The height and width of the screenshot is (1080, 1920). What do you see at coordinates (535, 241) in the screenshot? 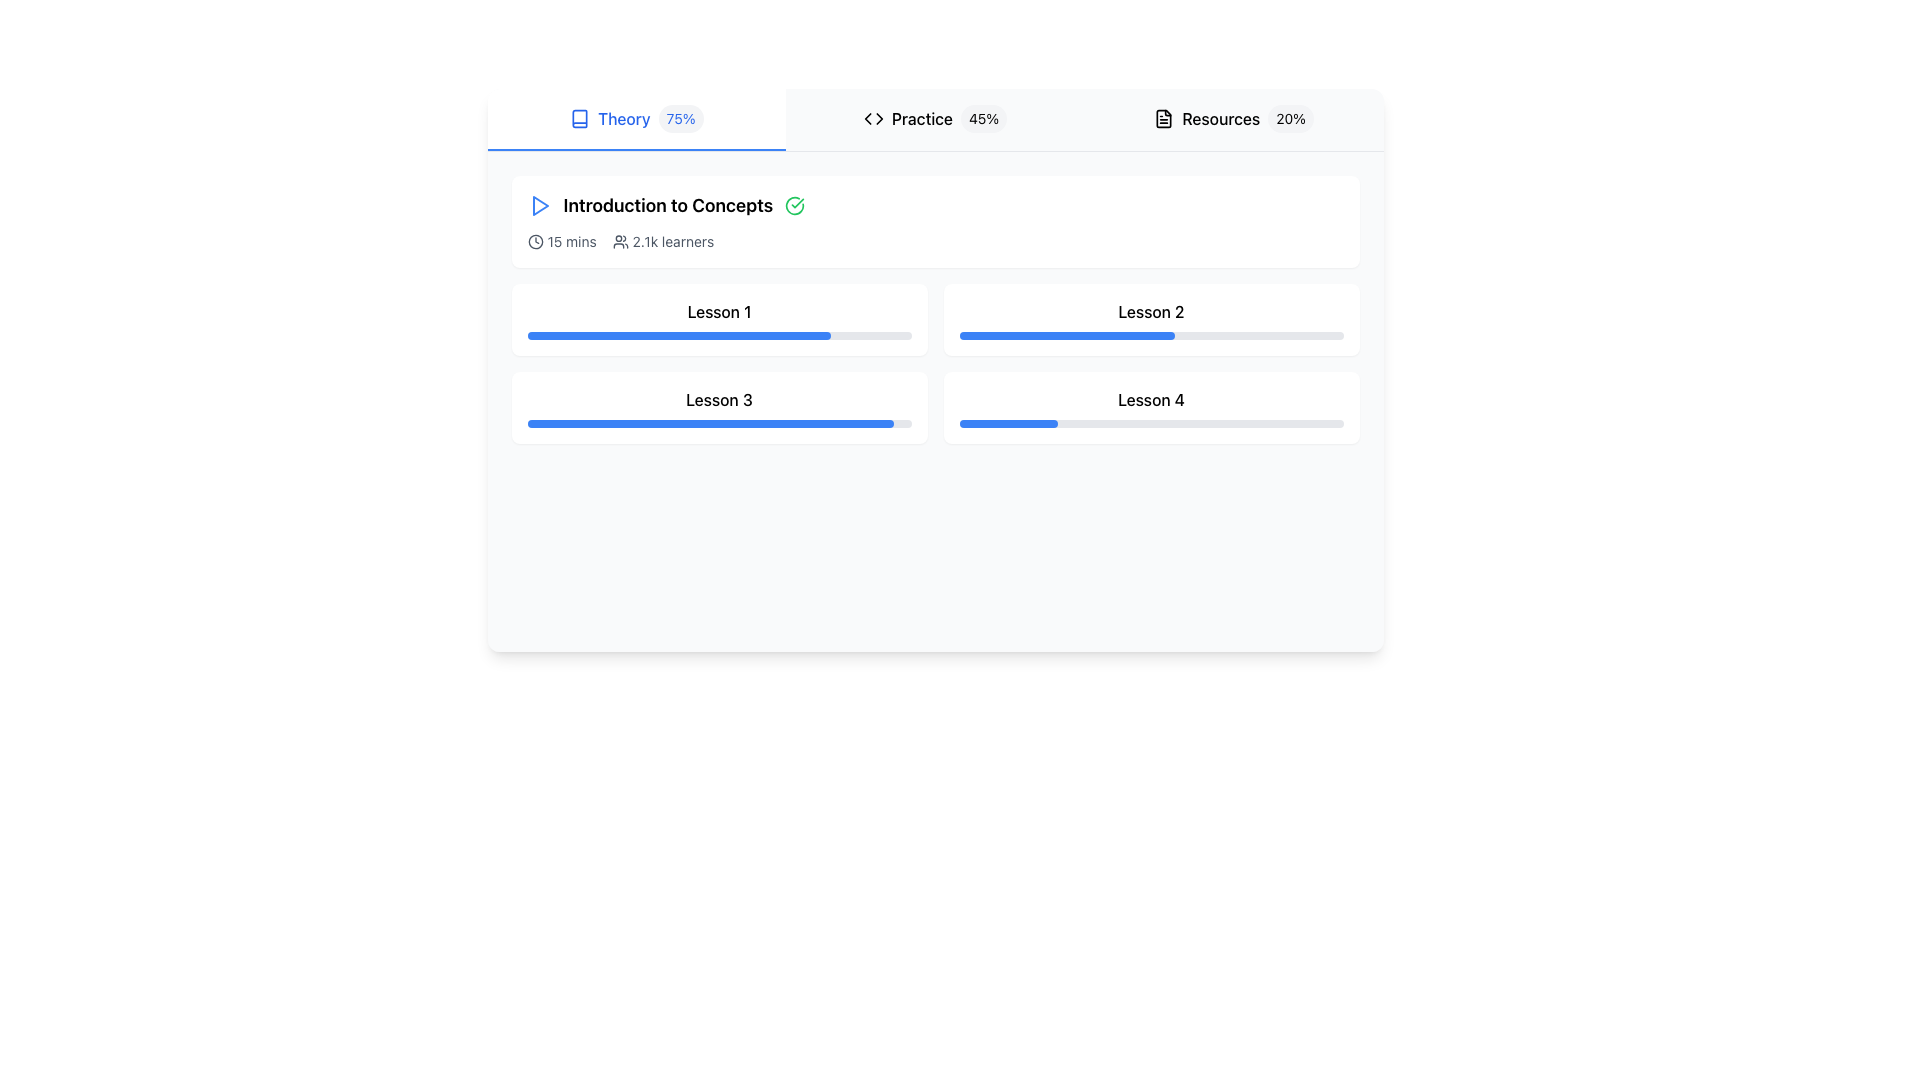
I see `the clock icon located in the header area of the 'Introduction to Concepts' section, which is styled with a circular outline and clock hands` at bounding box center [535, 241].